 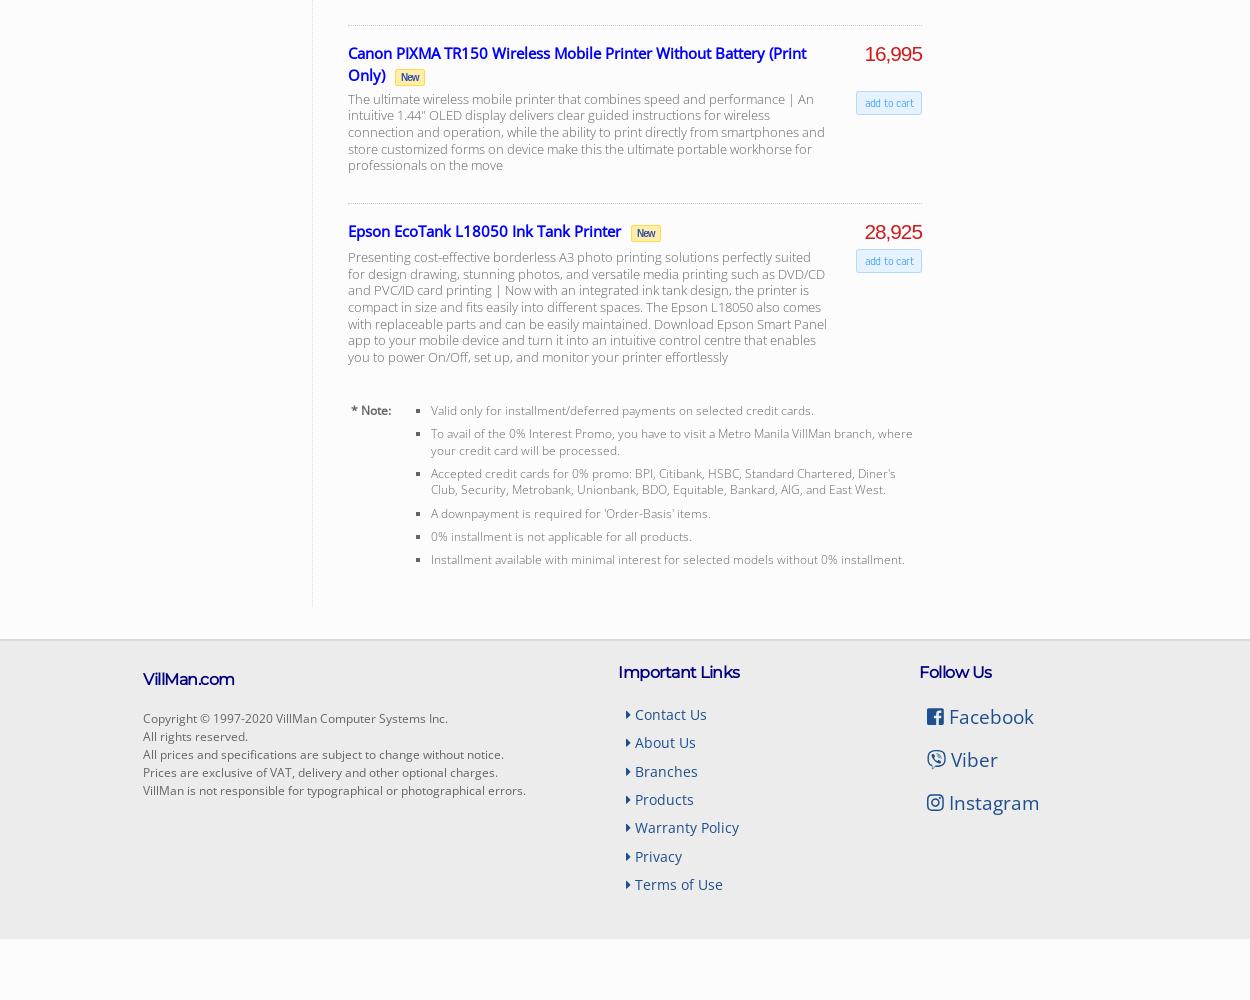 What do you see at coordinates (954, 671) in the screenshot?
I see `'Follow Us'` at bounding box center [954, 671].